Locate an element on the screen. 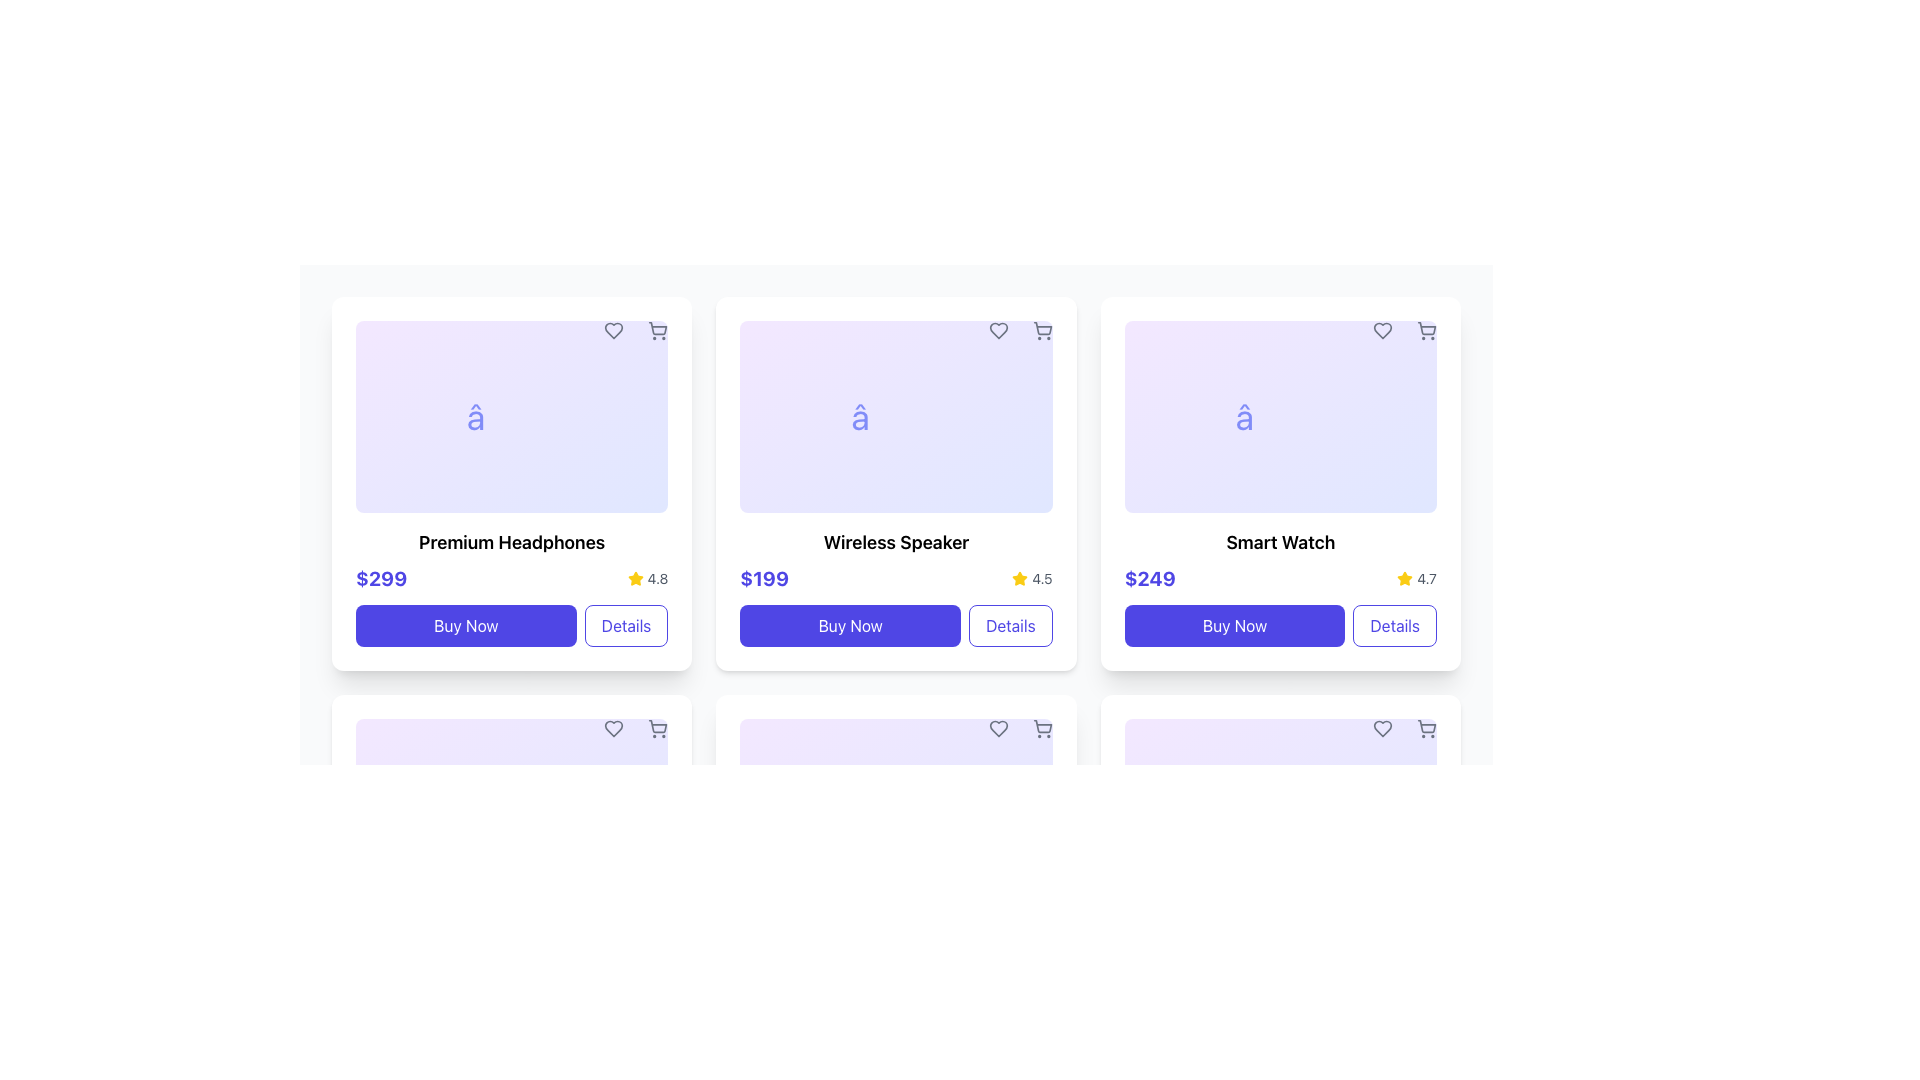  the text label displaying 'Smart Watch' in bold font, which is centrally located in the third product card, positioned above the price and 'Buy Now' button is located at coordinates (1280, 543).